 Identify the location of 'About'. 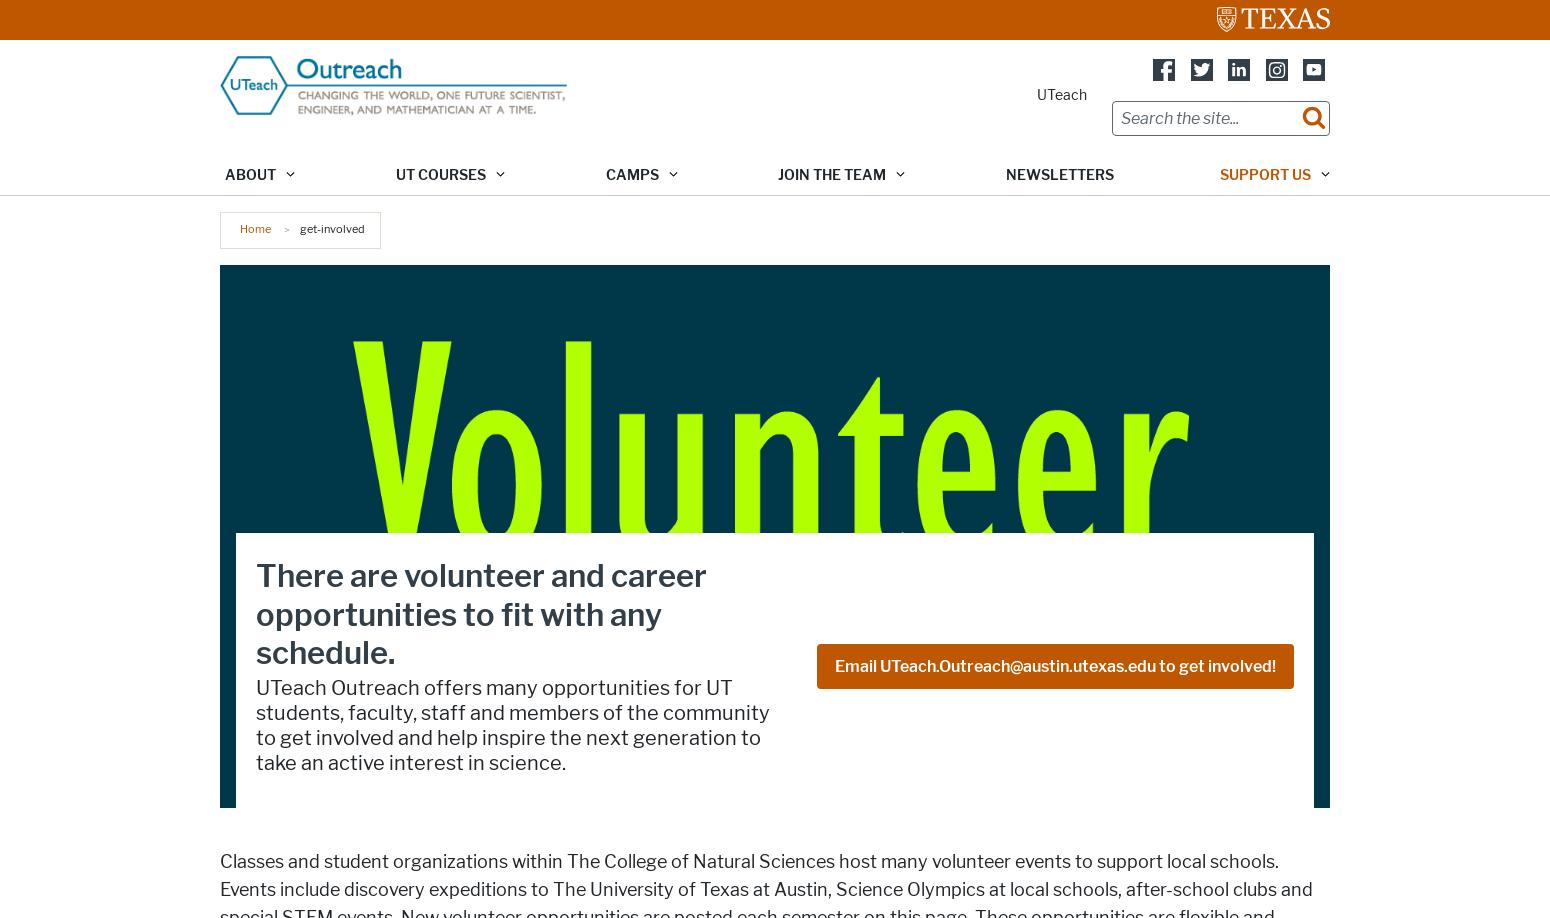
(224, 175).